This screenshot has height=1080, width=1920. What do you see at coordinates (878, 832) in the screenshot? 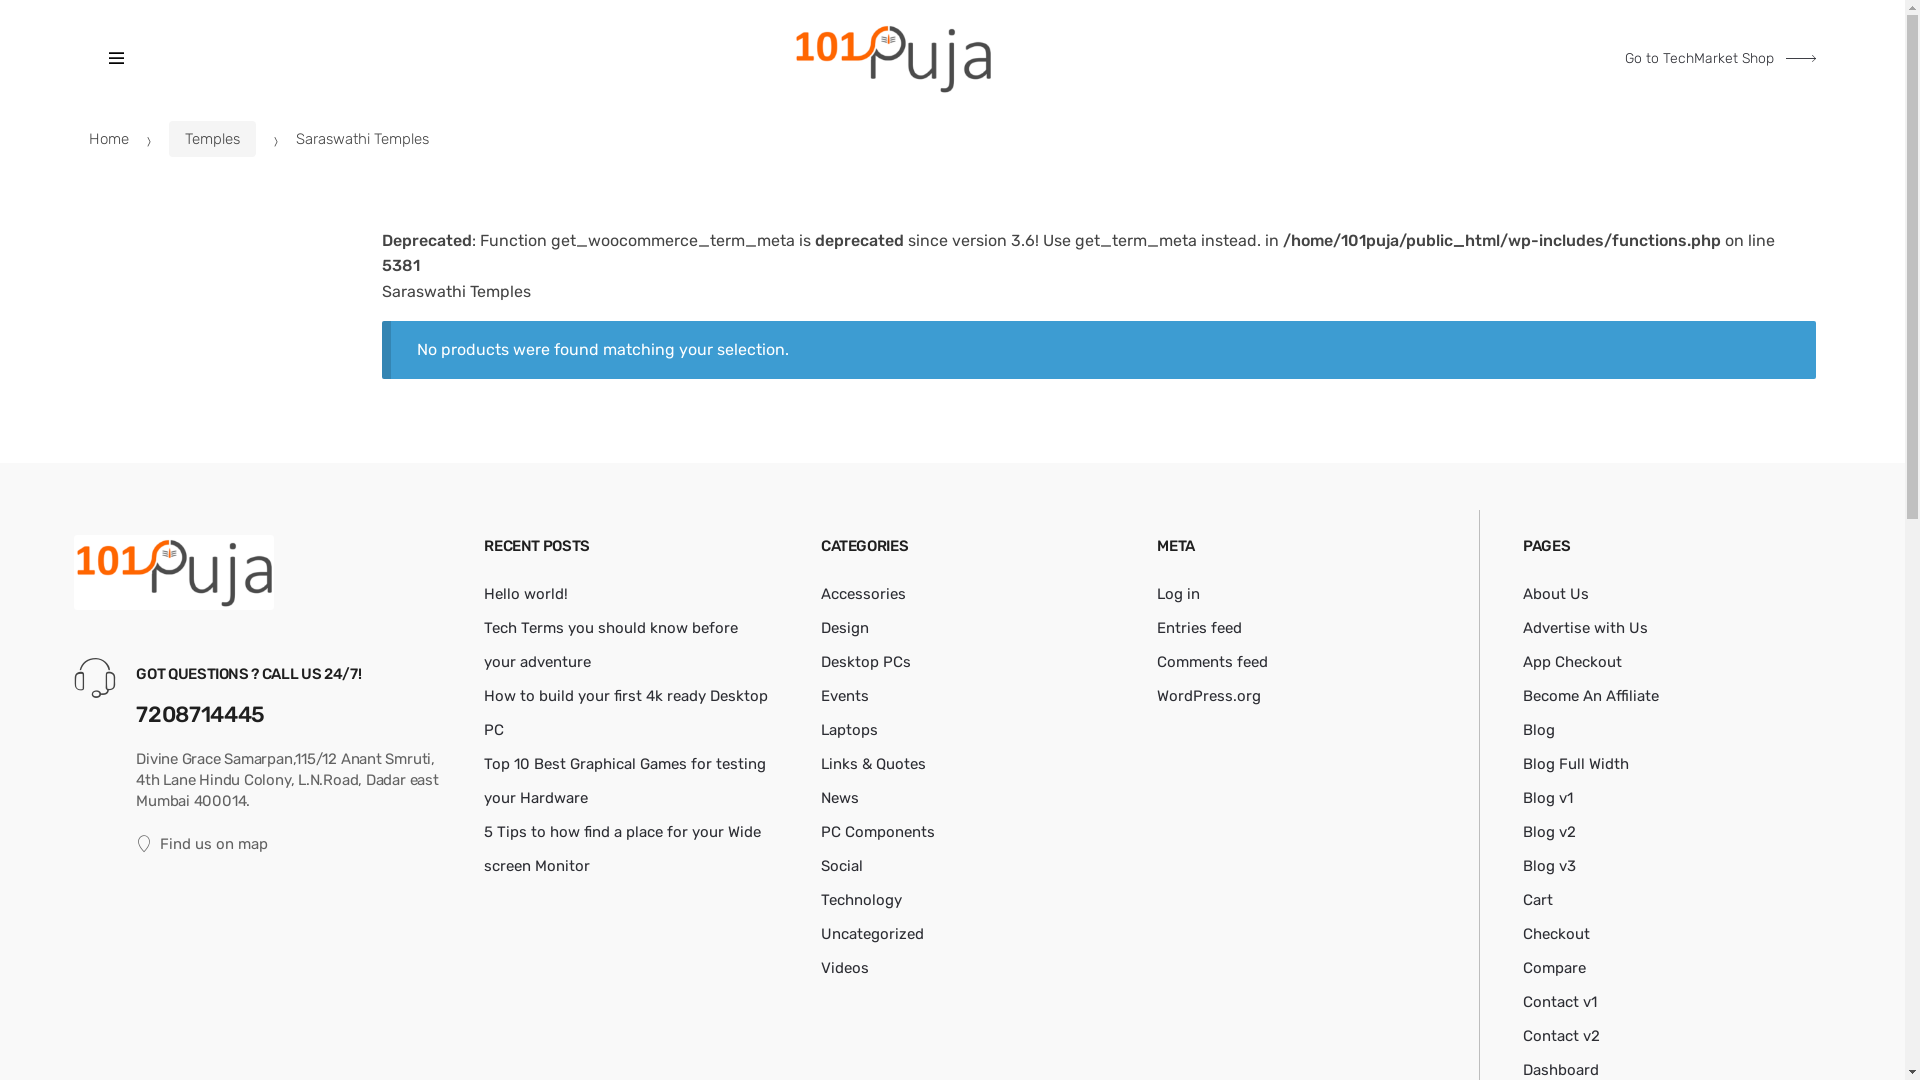
I see `'PC Components'` at bounding box center [878, 832].